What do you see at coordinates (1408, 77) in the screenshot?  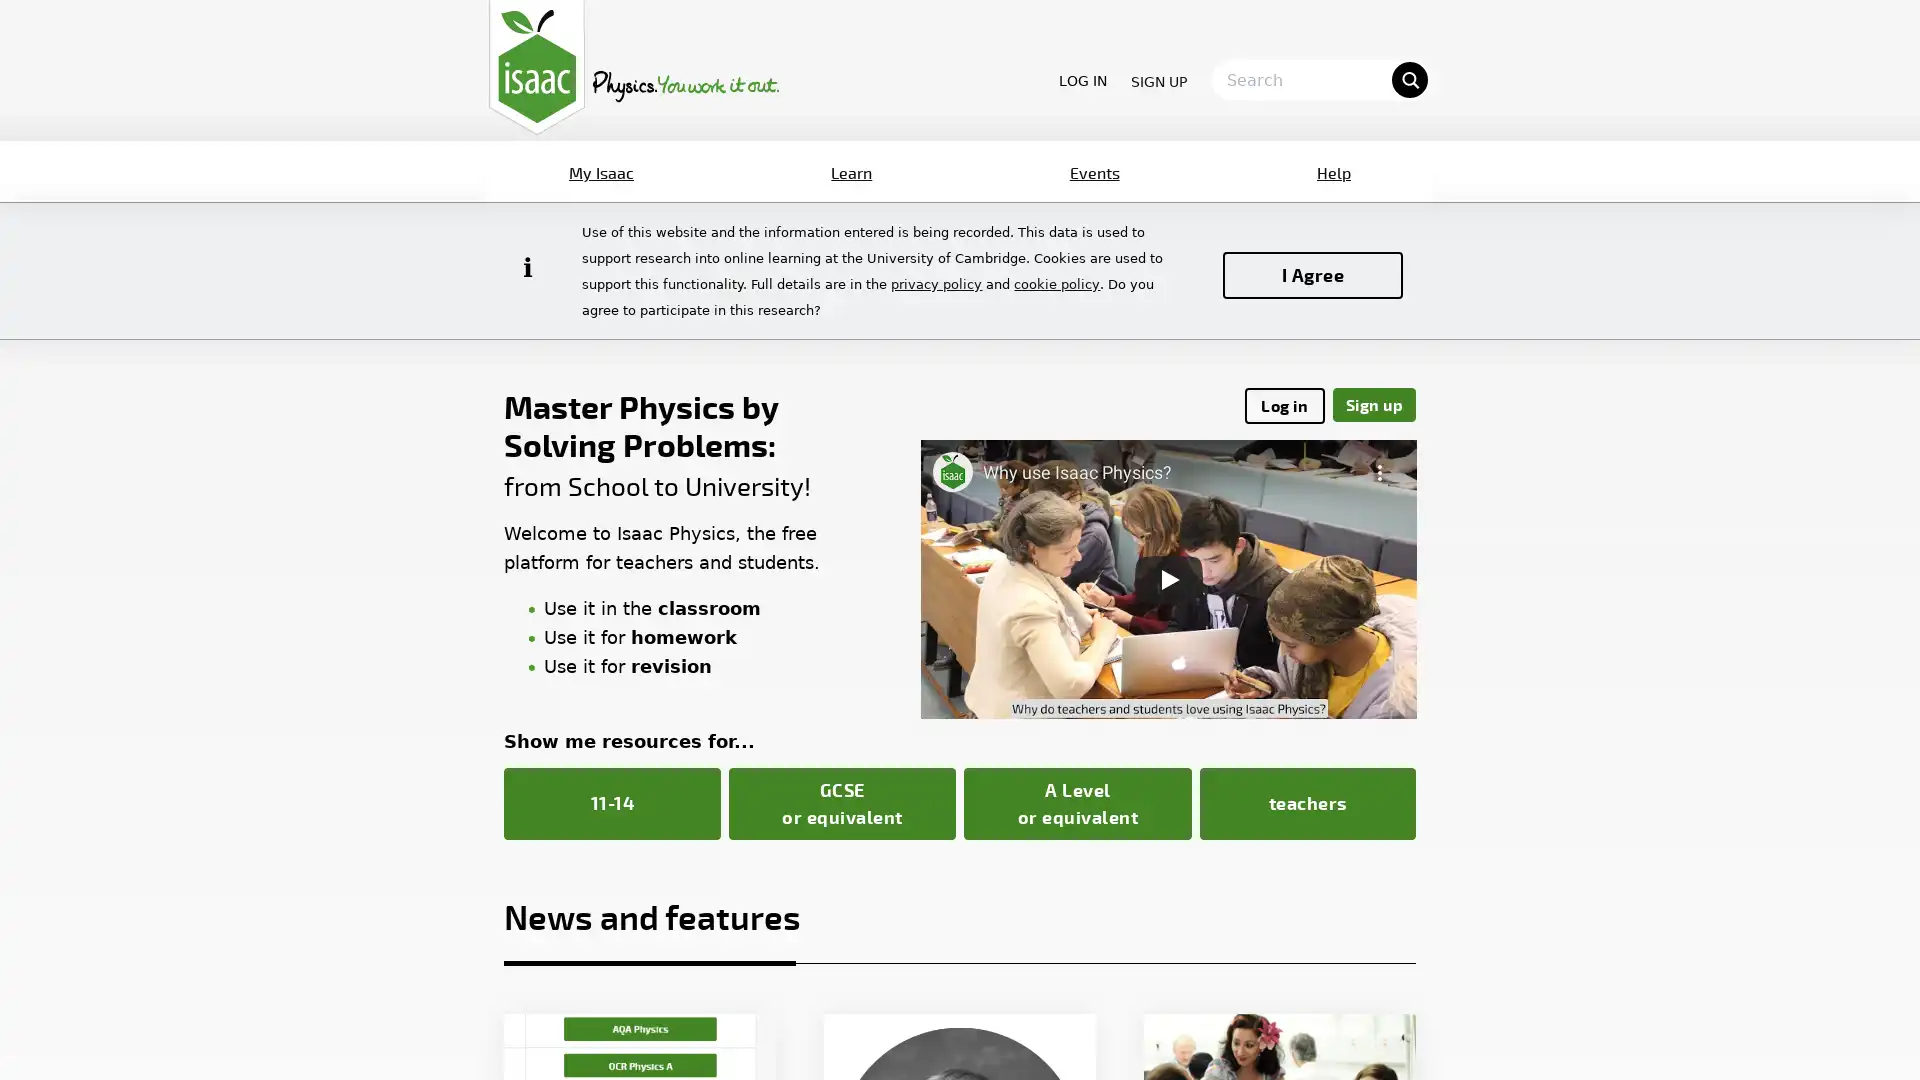 I see `search` at bounding box center [1408, 77].